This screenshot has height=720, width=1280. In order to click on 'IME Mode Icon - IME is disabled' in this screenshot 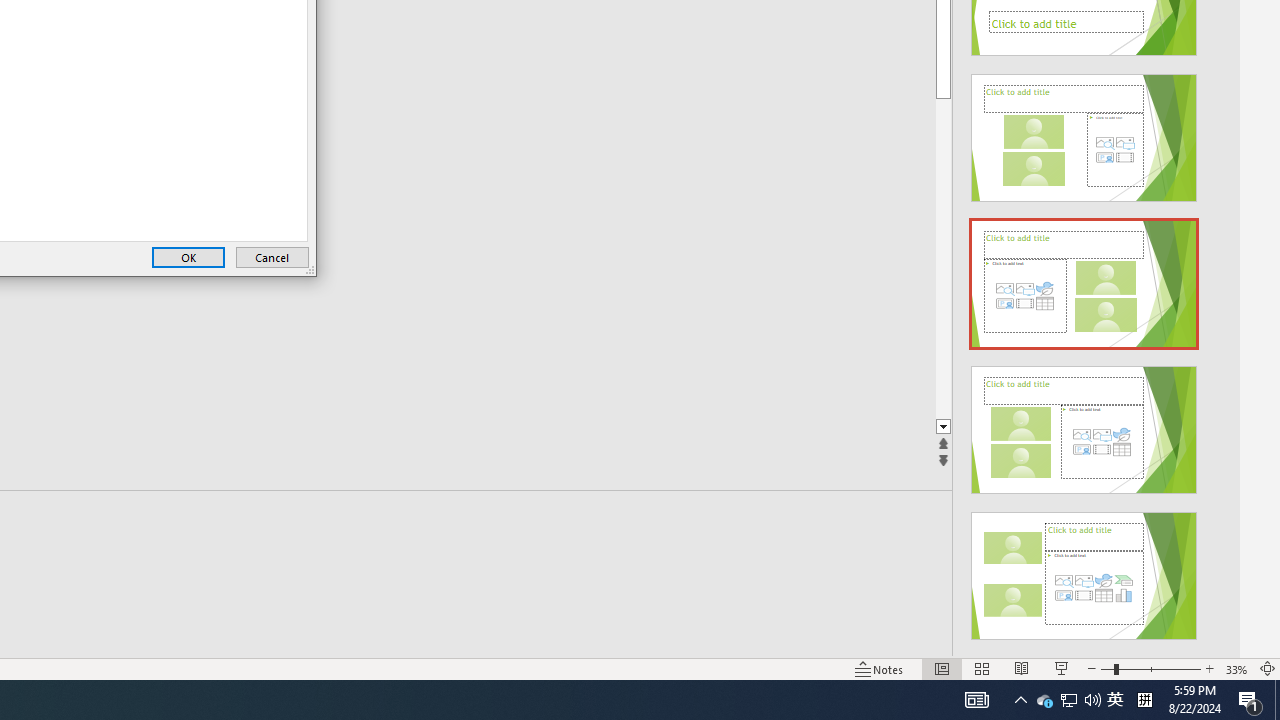, I will do `click(1114, 698)`.